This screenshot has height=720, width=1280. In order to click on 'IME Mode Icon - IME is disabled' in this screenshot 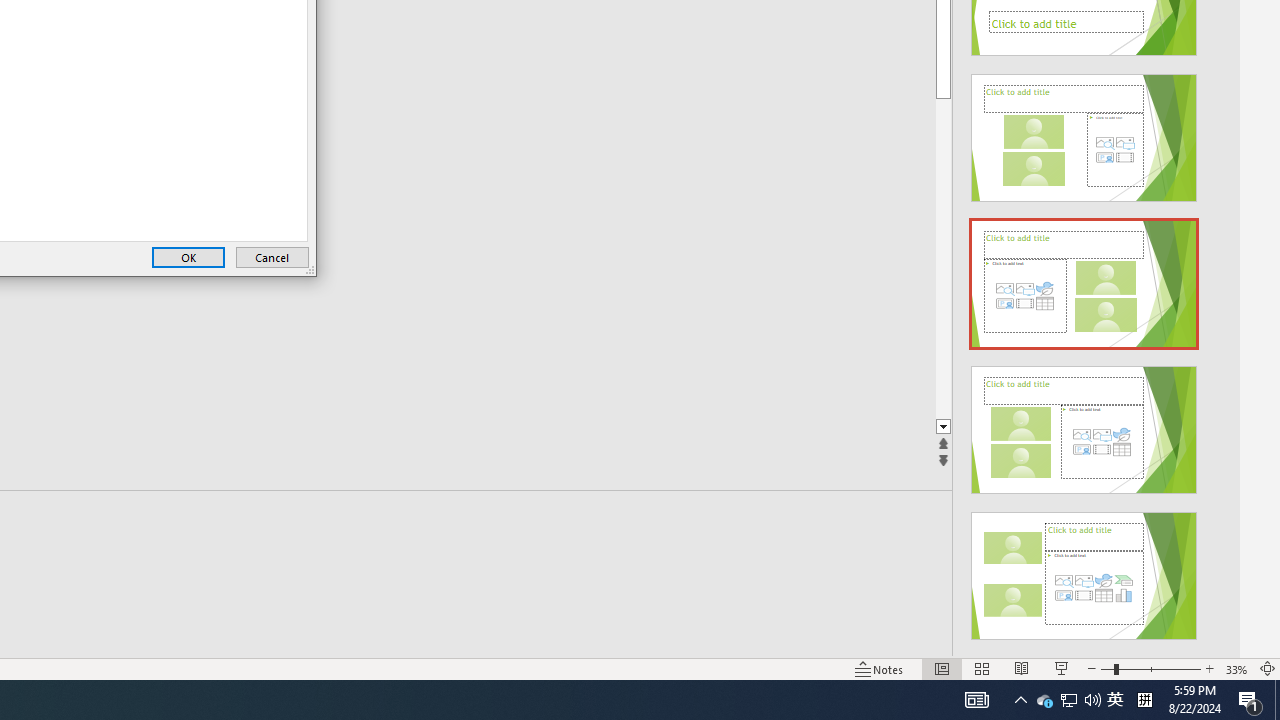, I will do `click(1114, 698)`.